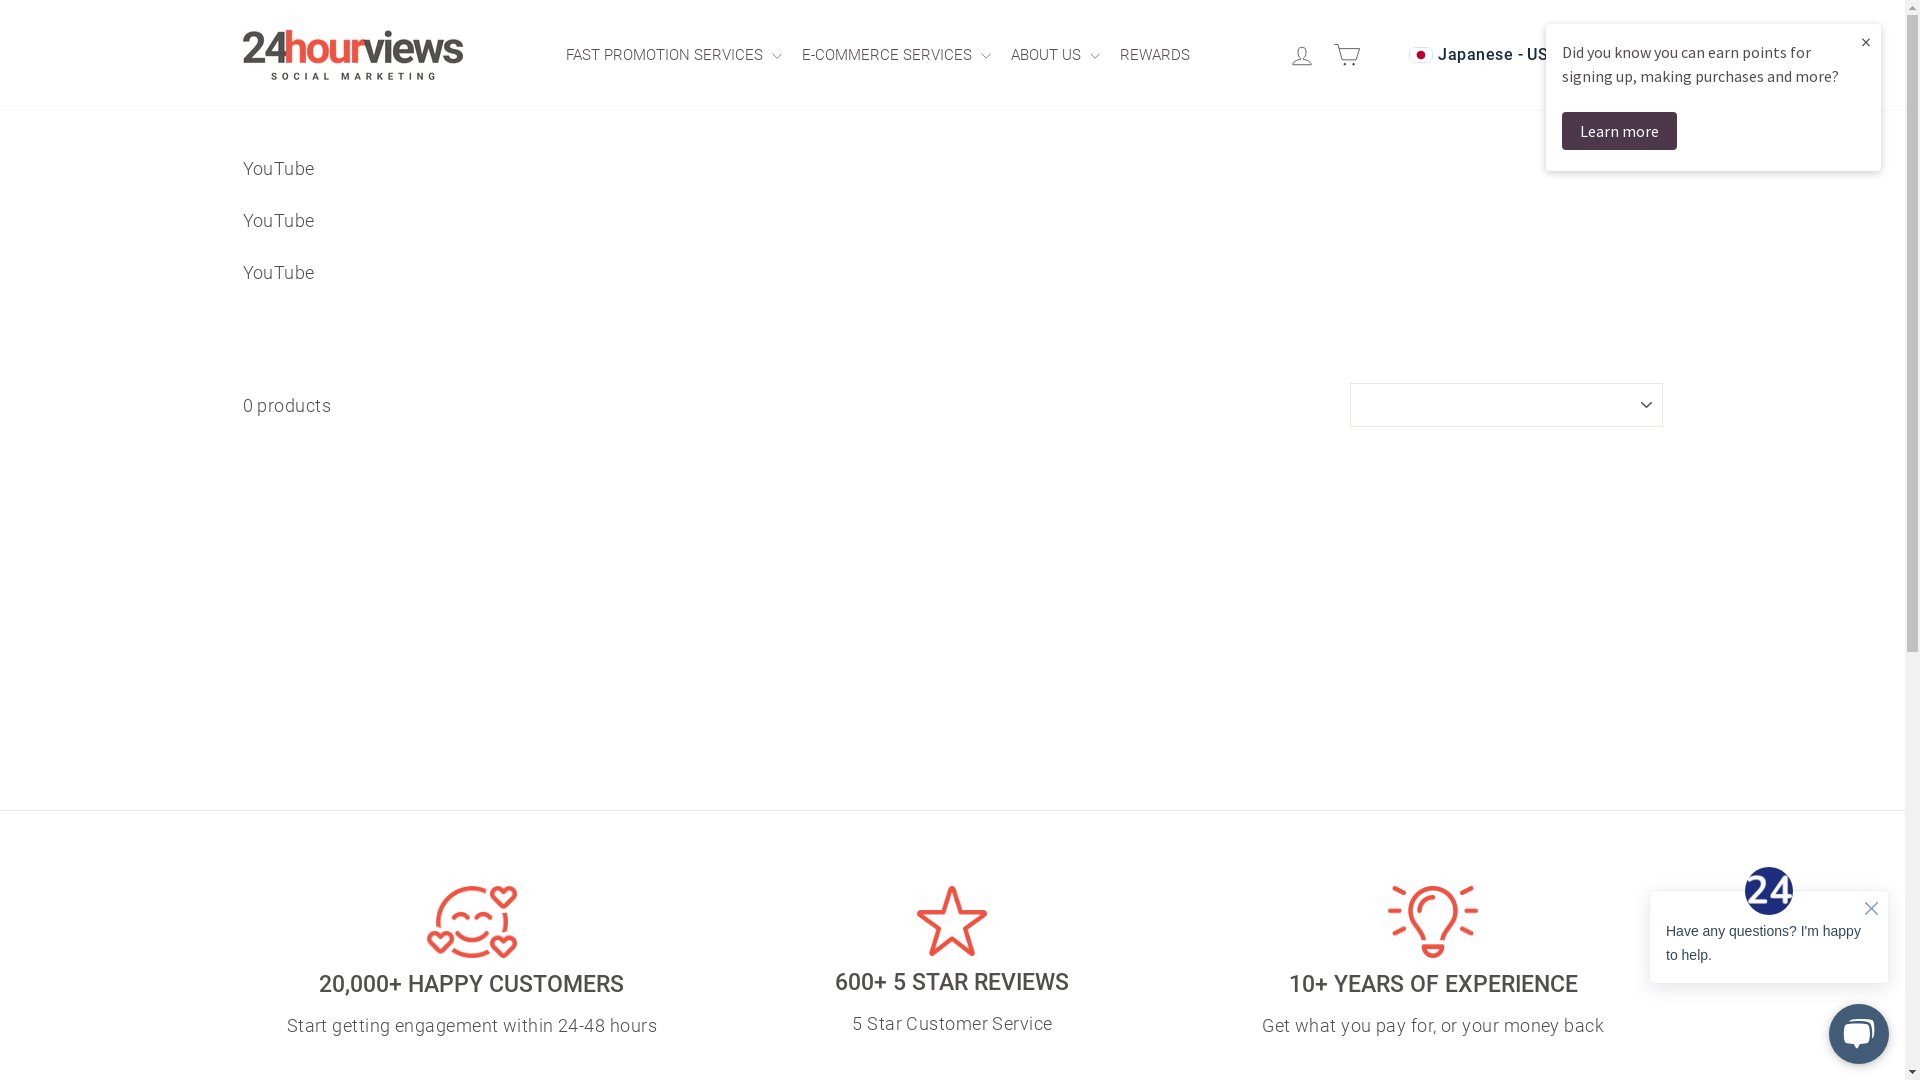 This screenshot has height=1080, width=1920. I want to click on 'CART', so click(1350, 54).